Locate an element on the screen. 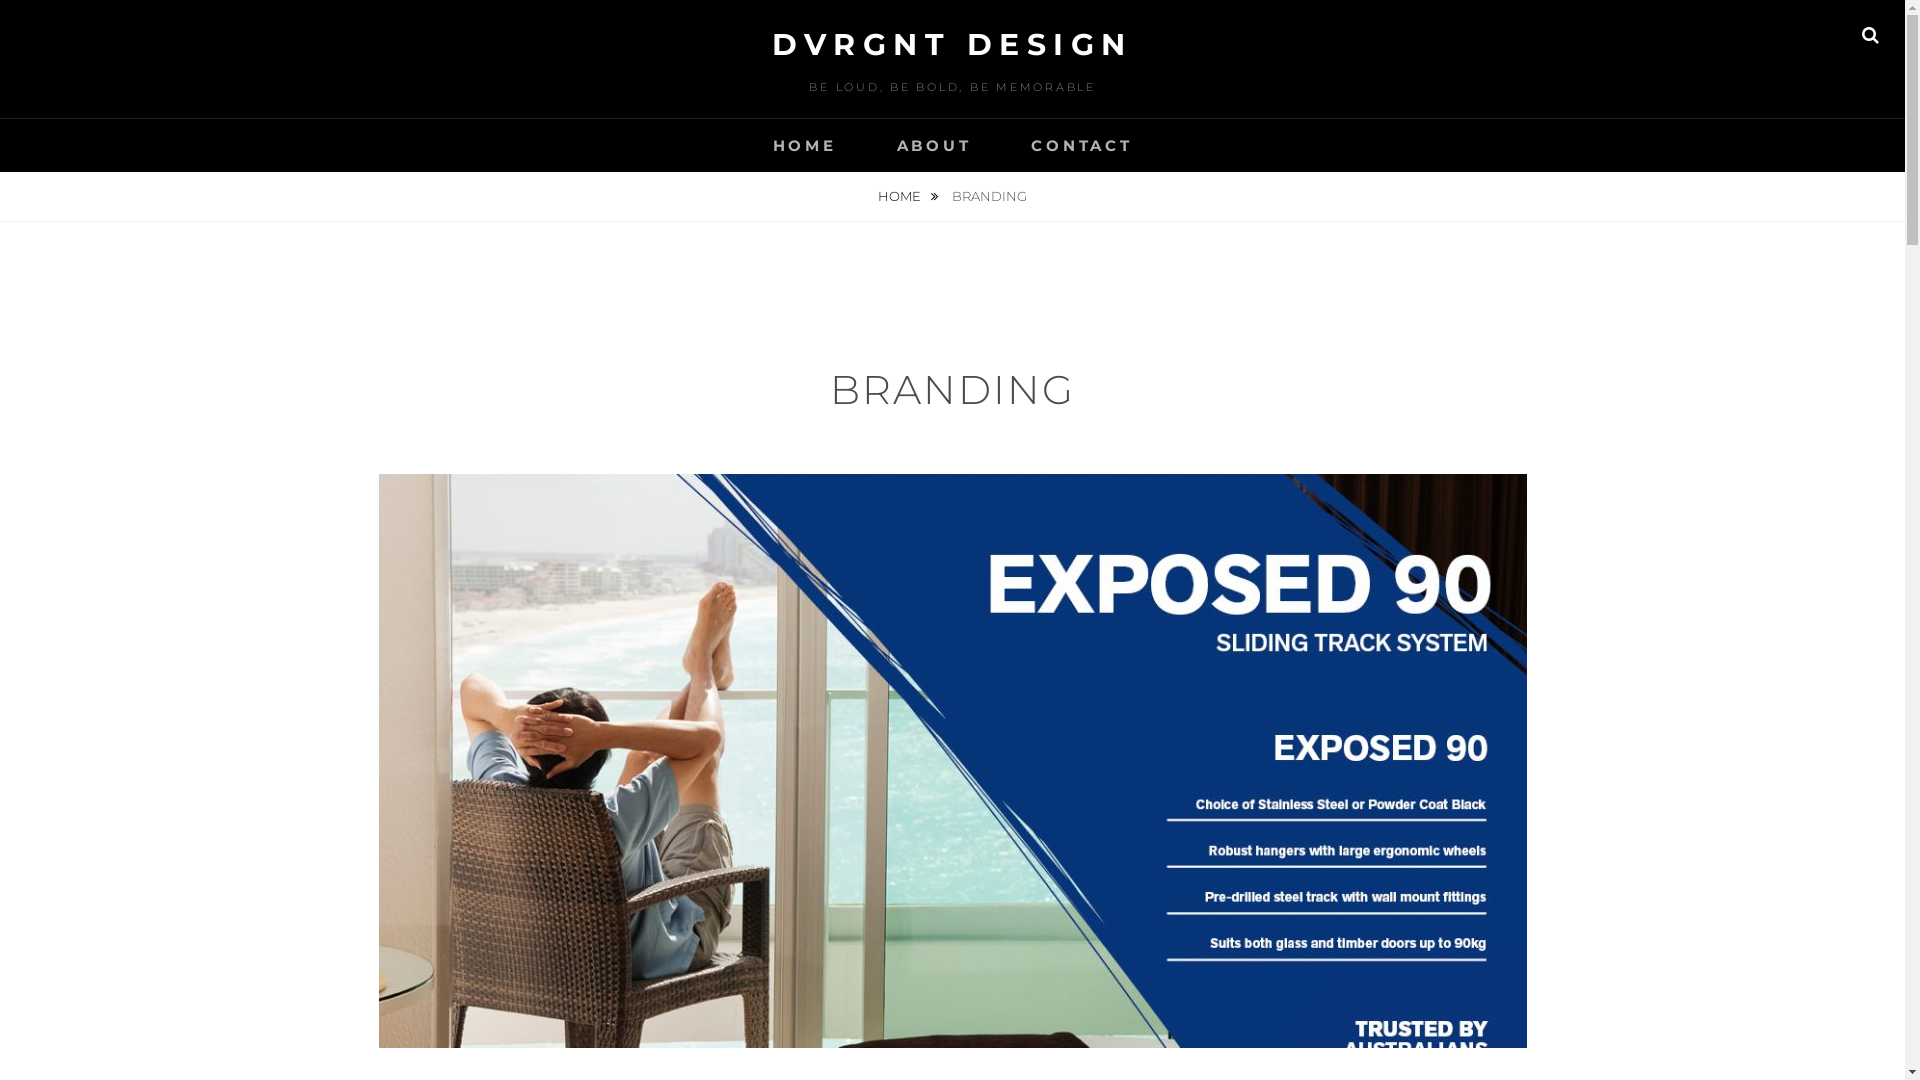 The image size is (1920, 1080). 'HOME' is located at coordinates (804, 144).